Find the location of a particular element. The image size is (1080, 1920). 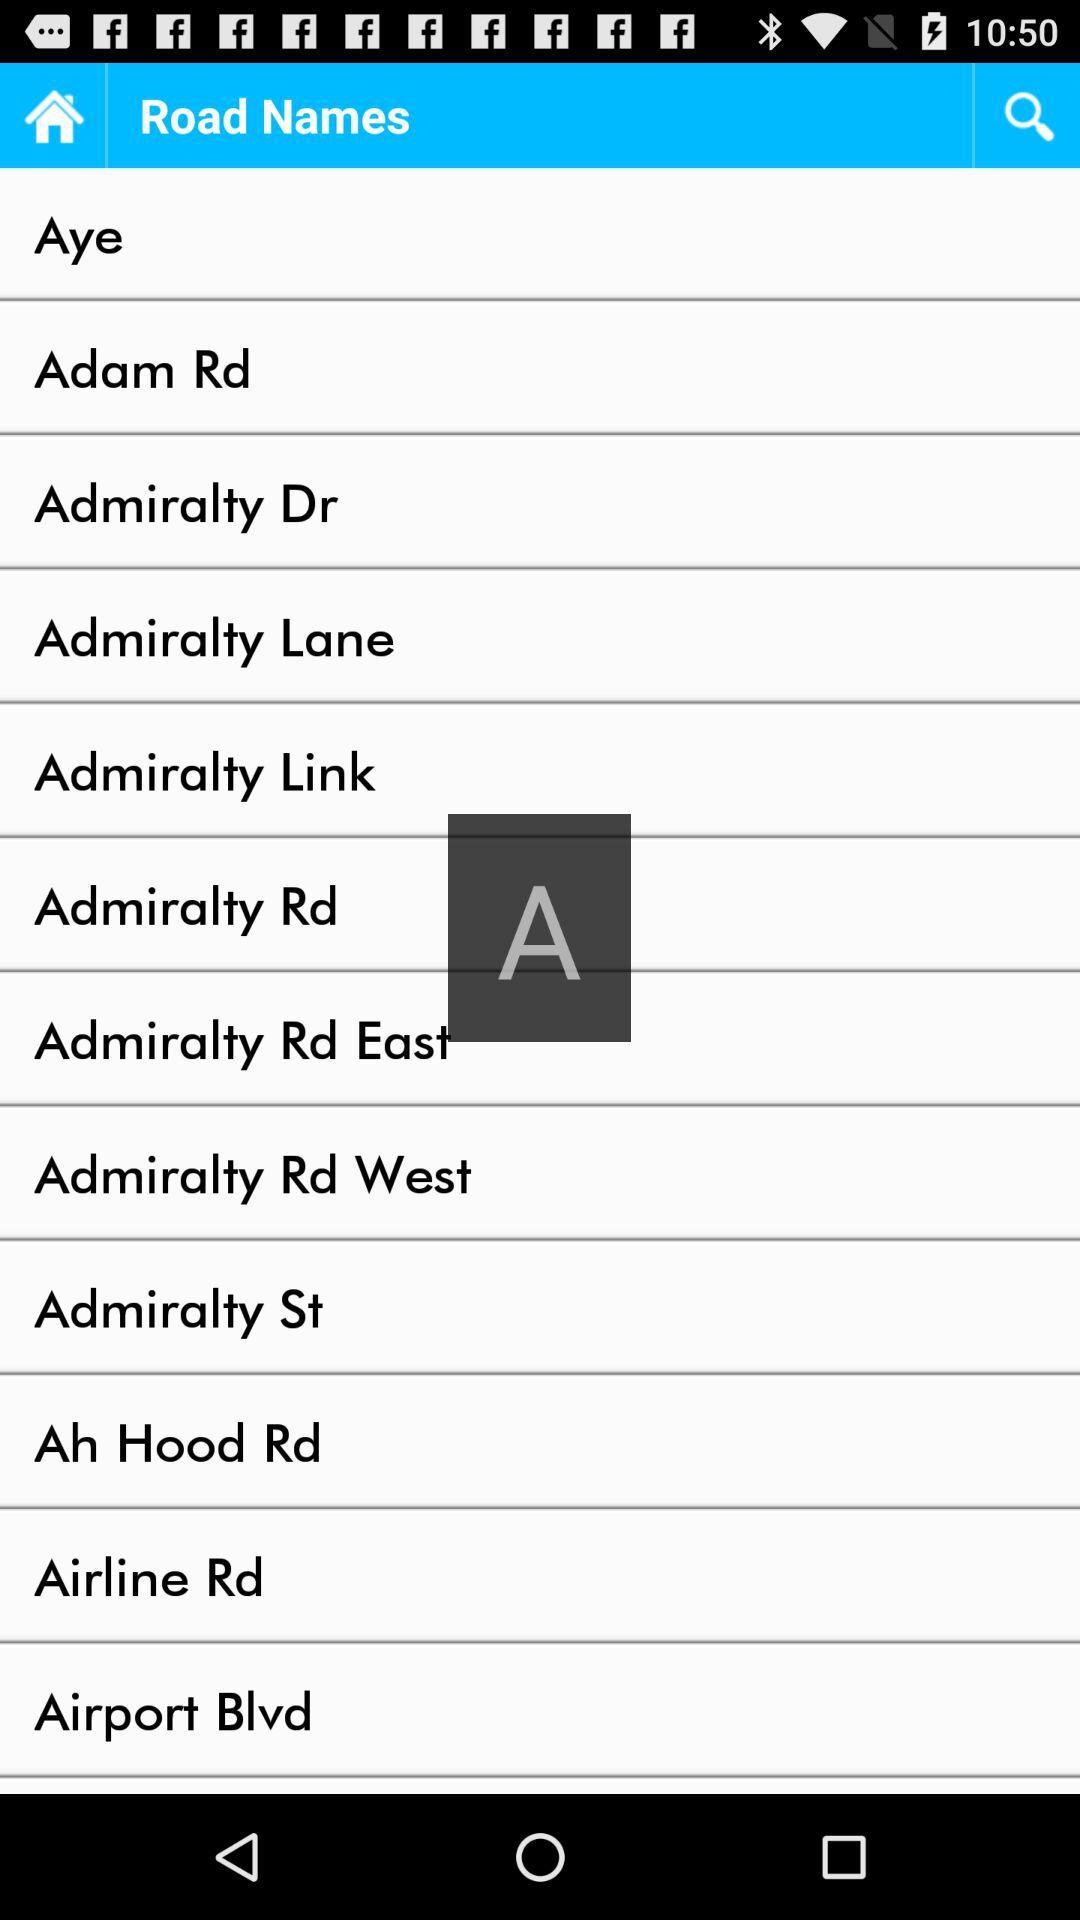

search icon which is at top right side of the page is located at coordinates (1027, 114).